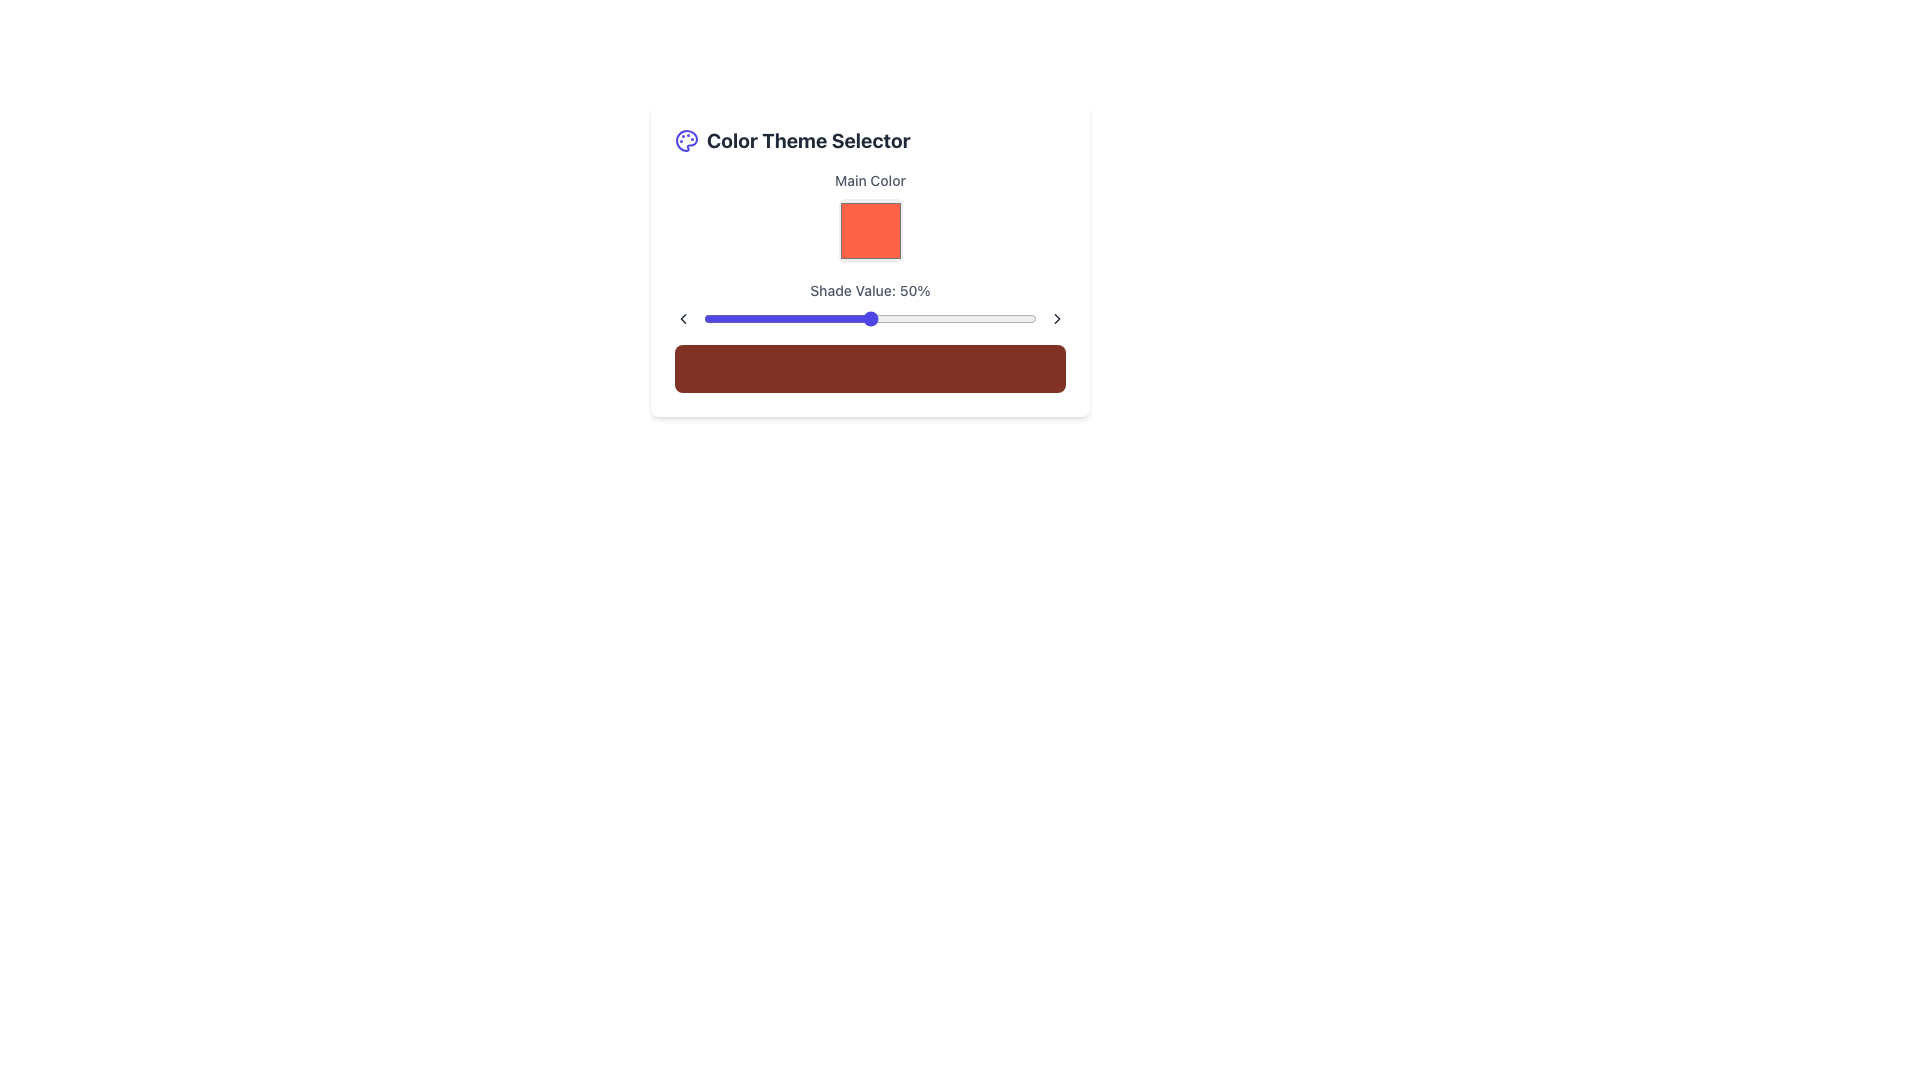 The image size is (1920, 1080). I want to click on the shade value, so click(756, 318).